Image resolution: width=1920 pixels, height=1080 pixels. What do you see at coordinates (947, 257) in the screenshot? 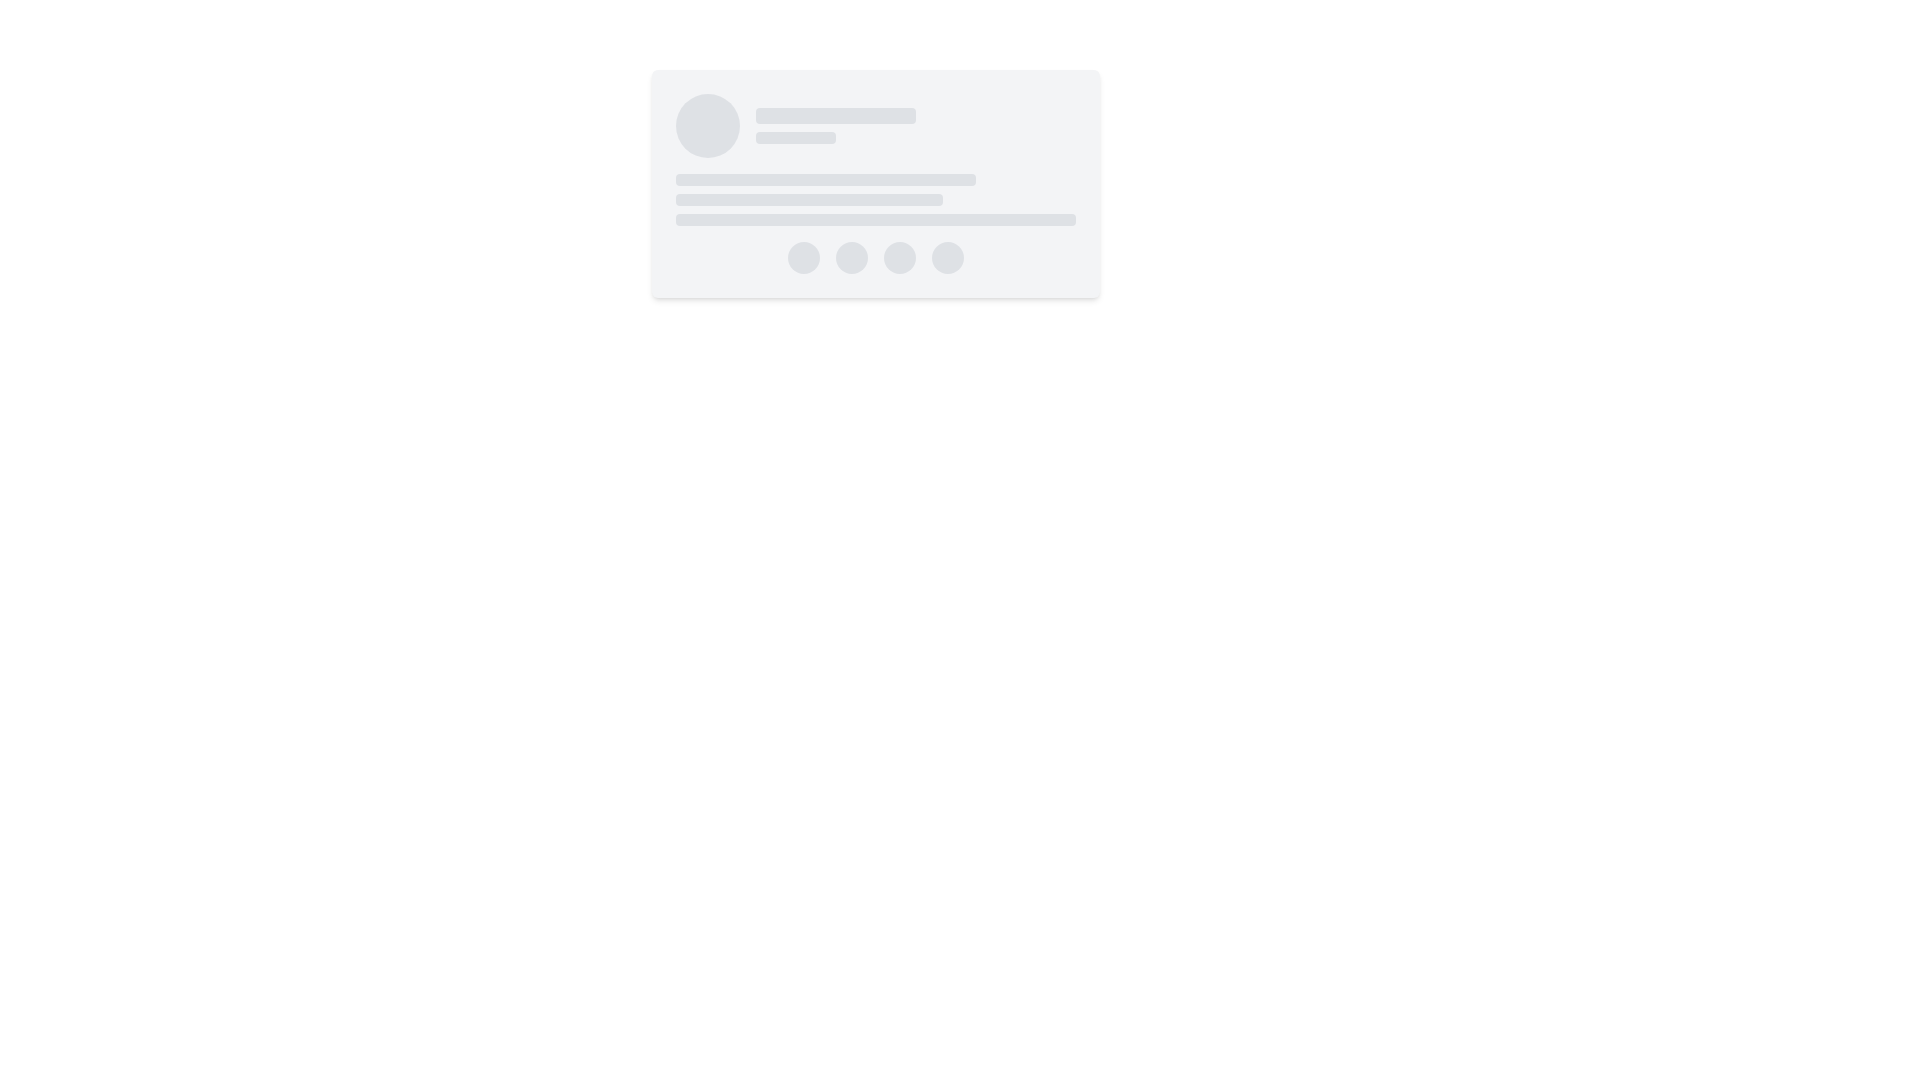
I see `the Loading Placeholder Indicator, which is the fourth circular element in a sequence of loading indicators located centrally within the widget` at bounding box center [947, 257].